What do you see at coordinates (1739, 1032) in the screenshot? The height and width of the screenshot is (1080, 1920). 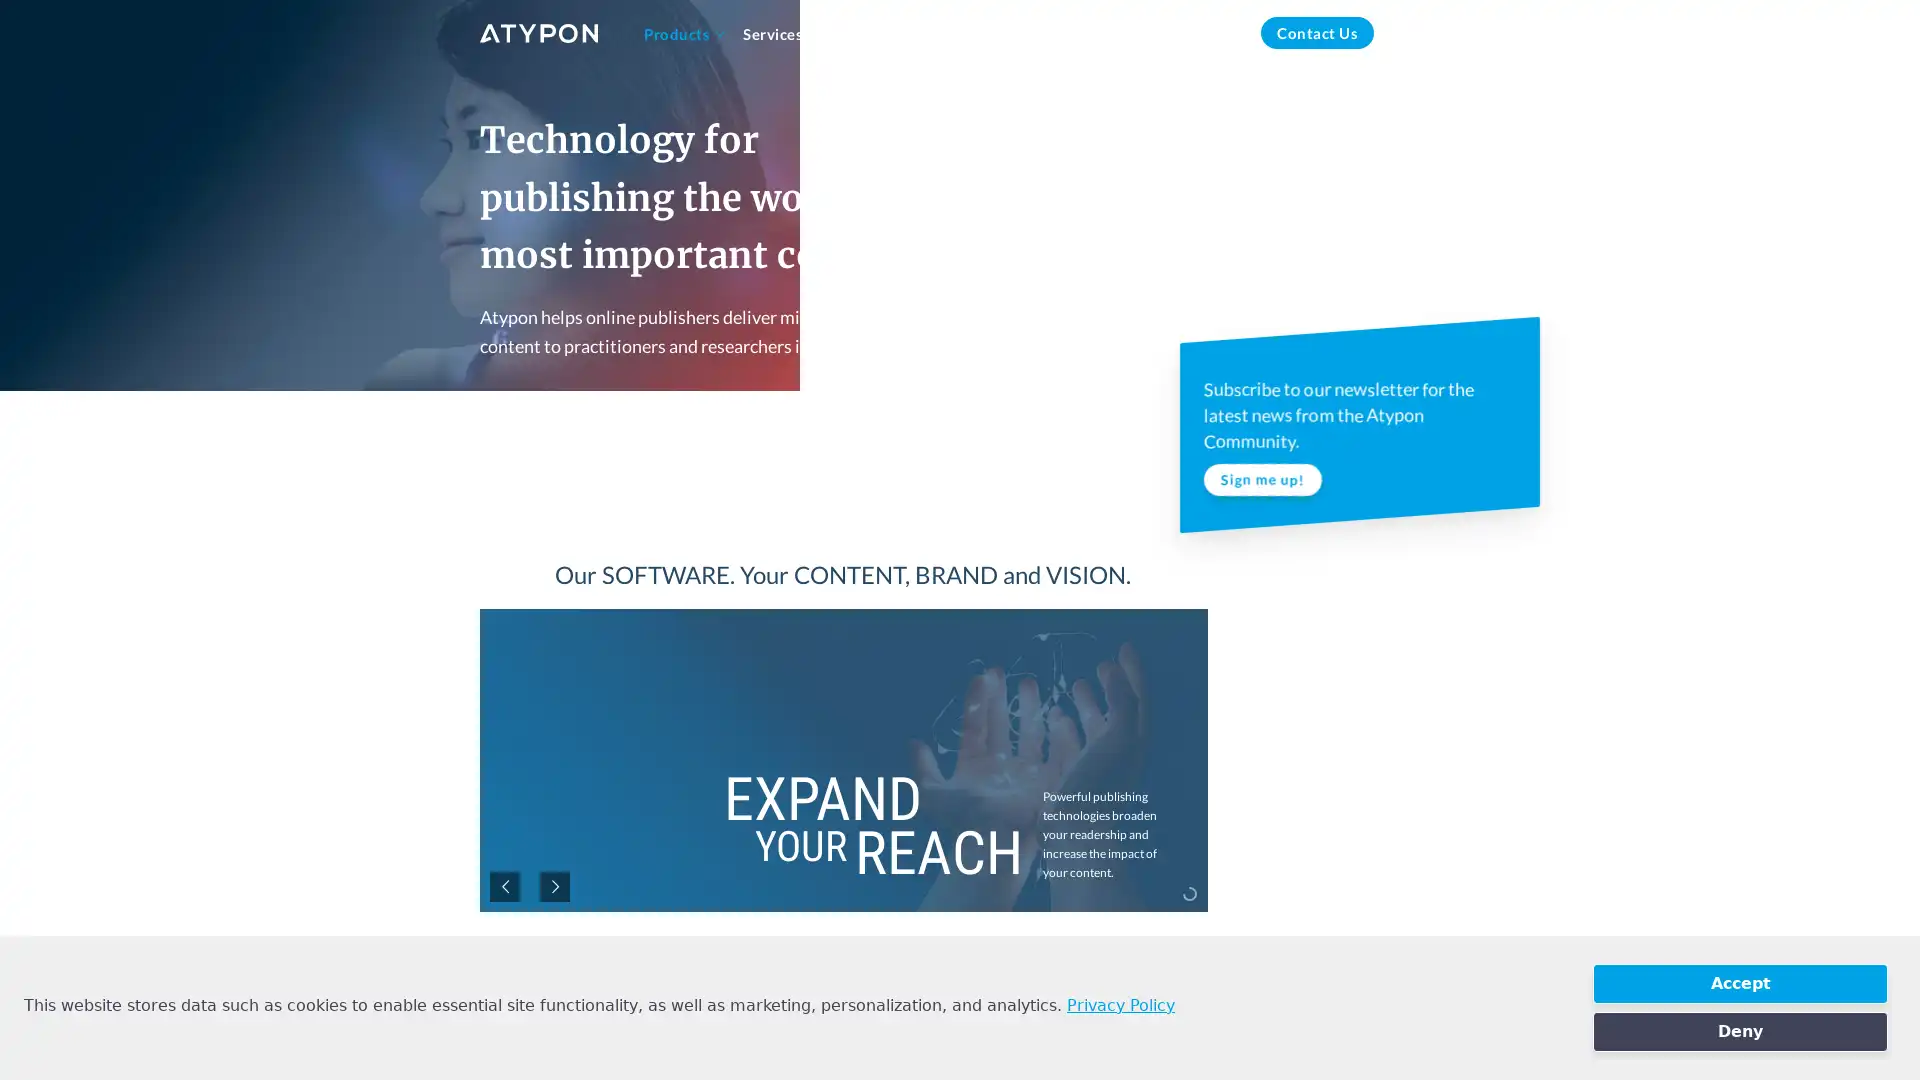 I see `Deny` at bounding box center [1739, 1032].